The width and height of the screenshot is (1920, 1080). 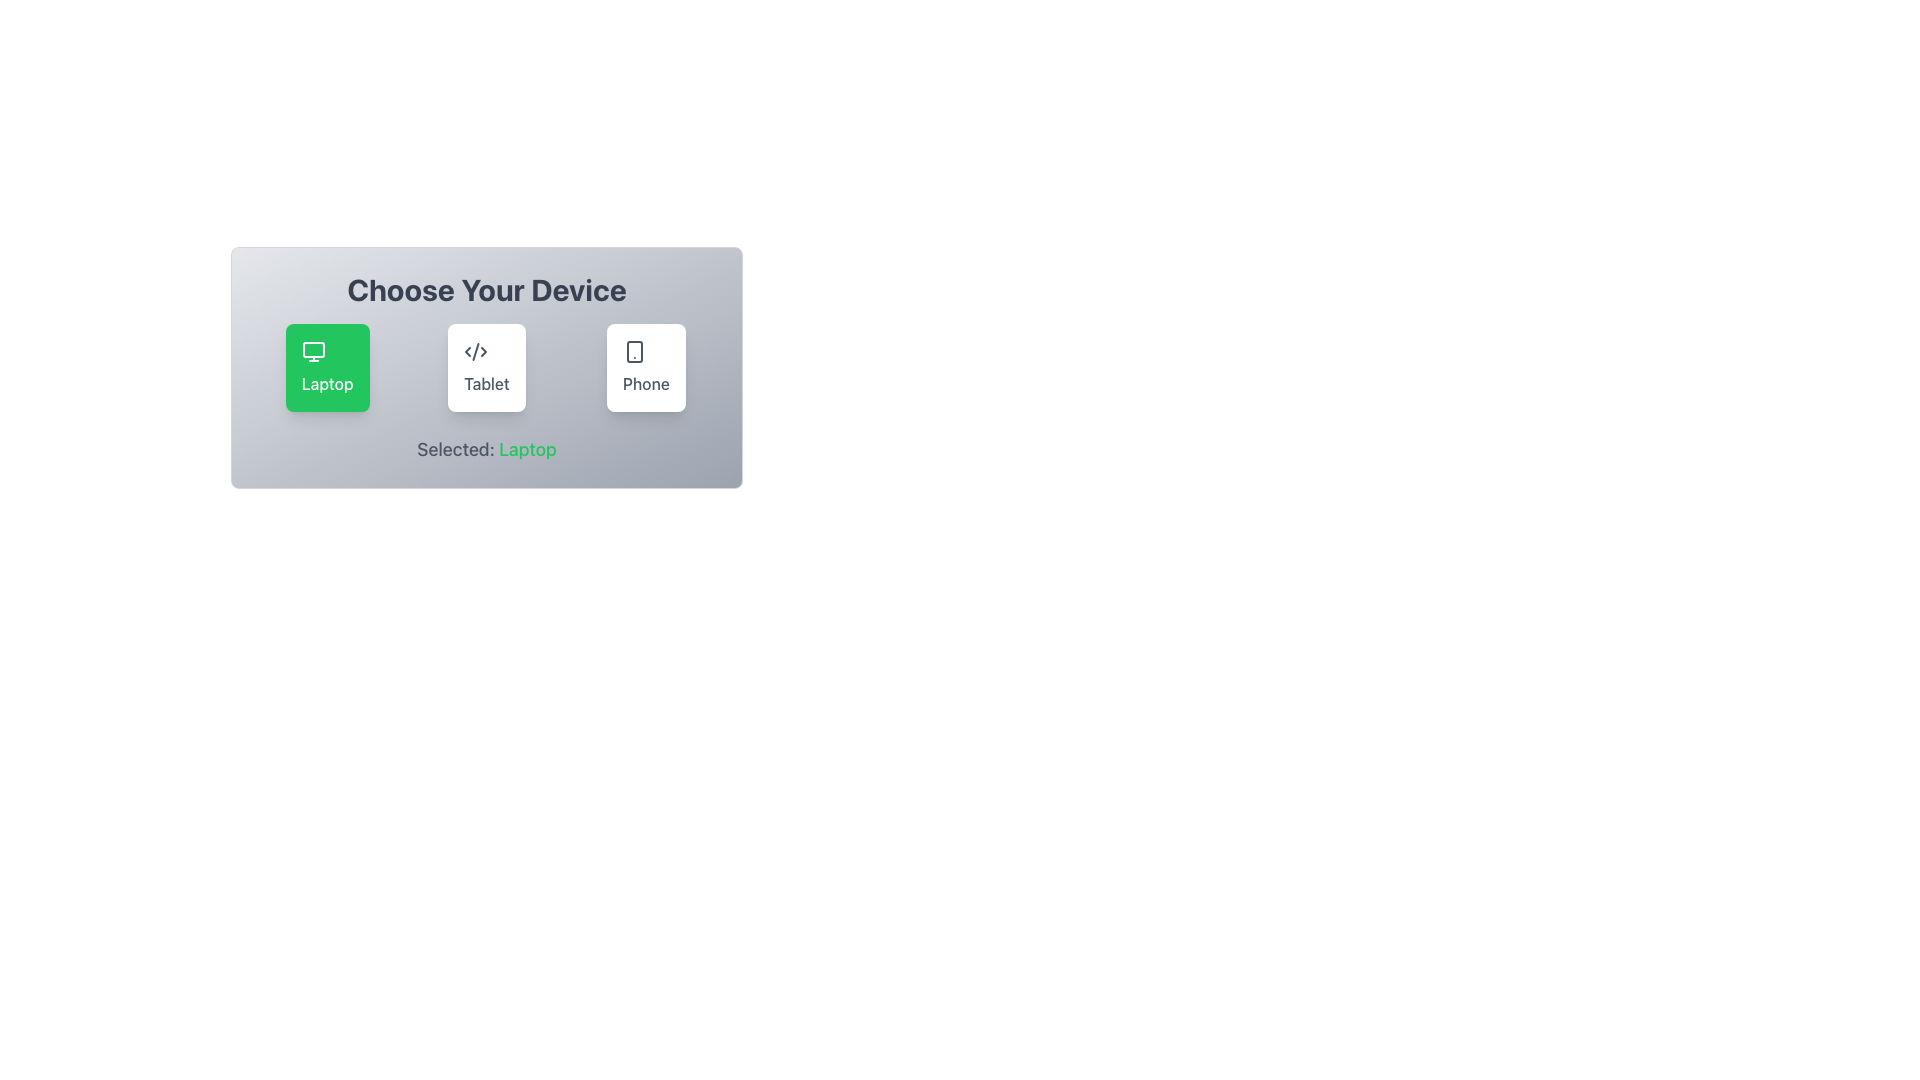 What do you see at coordinates (312, 350) in the screenshot?
I see `the 'Laptop' icon, which is the first button in the device selection interface under the heading 'Choose Your Device', distinguished by its green background` at bounding box center [312, 350].